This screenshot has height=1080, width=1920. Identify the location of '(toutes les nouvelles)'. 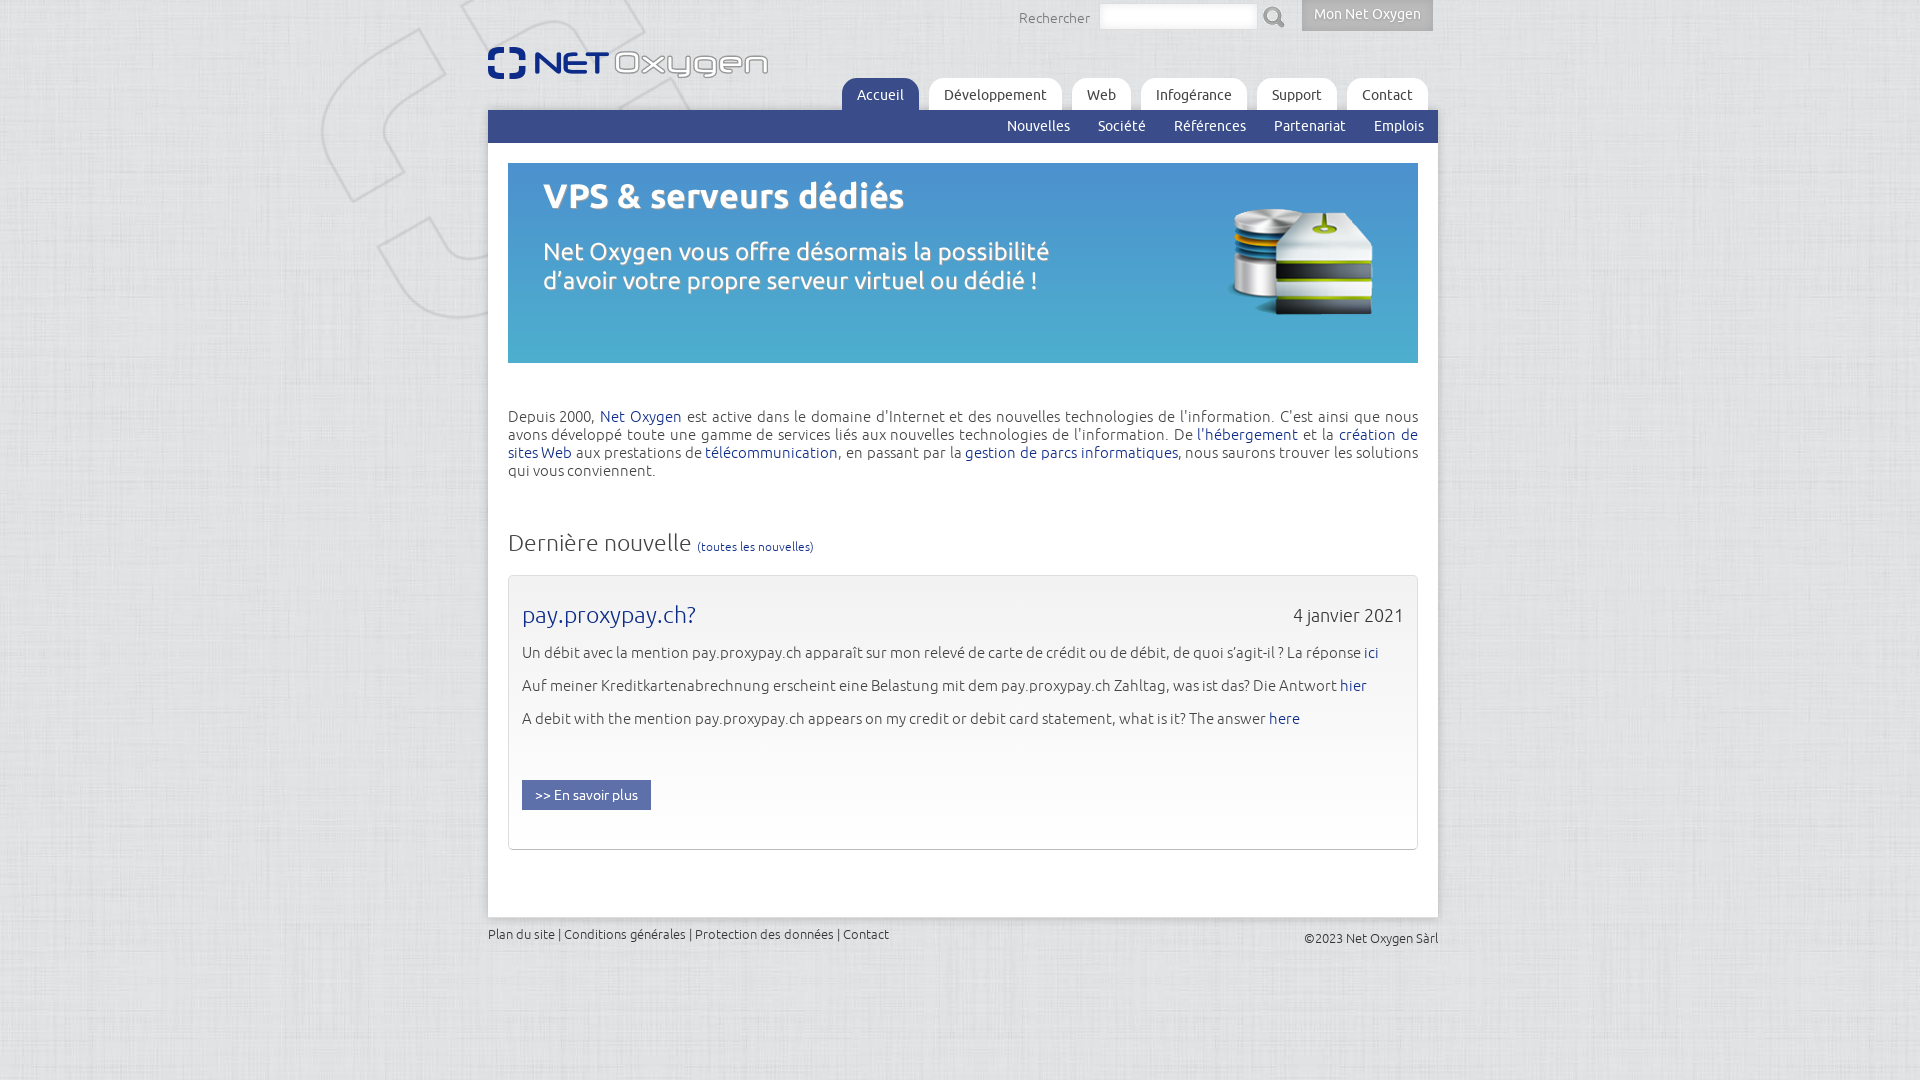
(753, 546).